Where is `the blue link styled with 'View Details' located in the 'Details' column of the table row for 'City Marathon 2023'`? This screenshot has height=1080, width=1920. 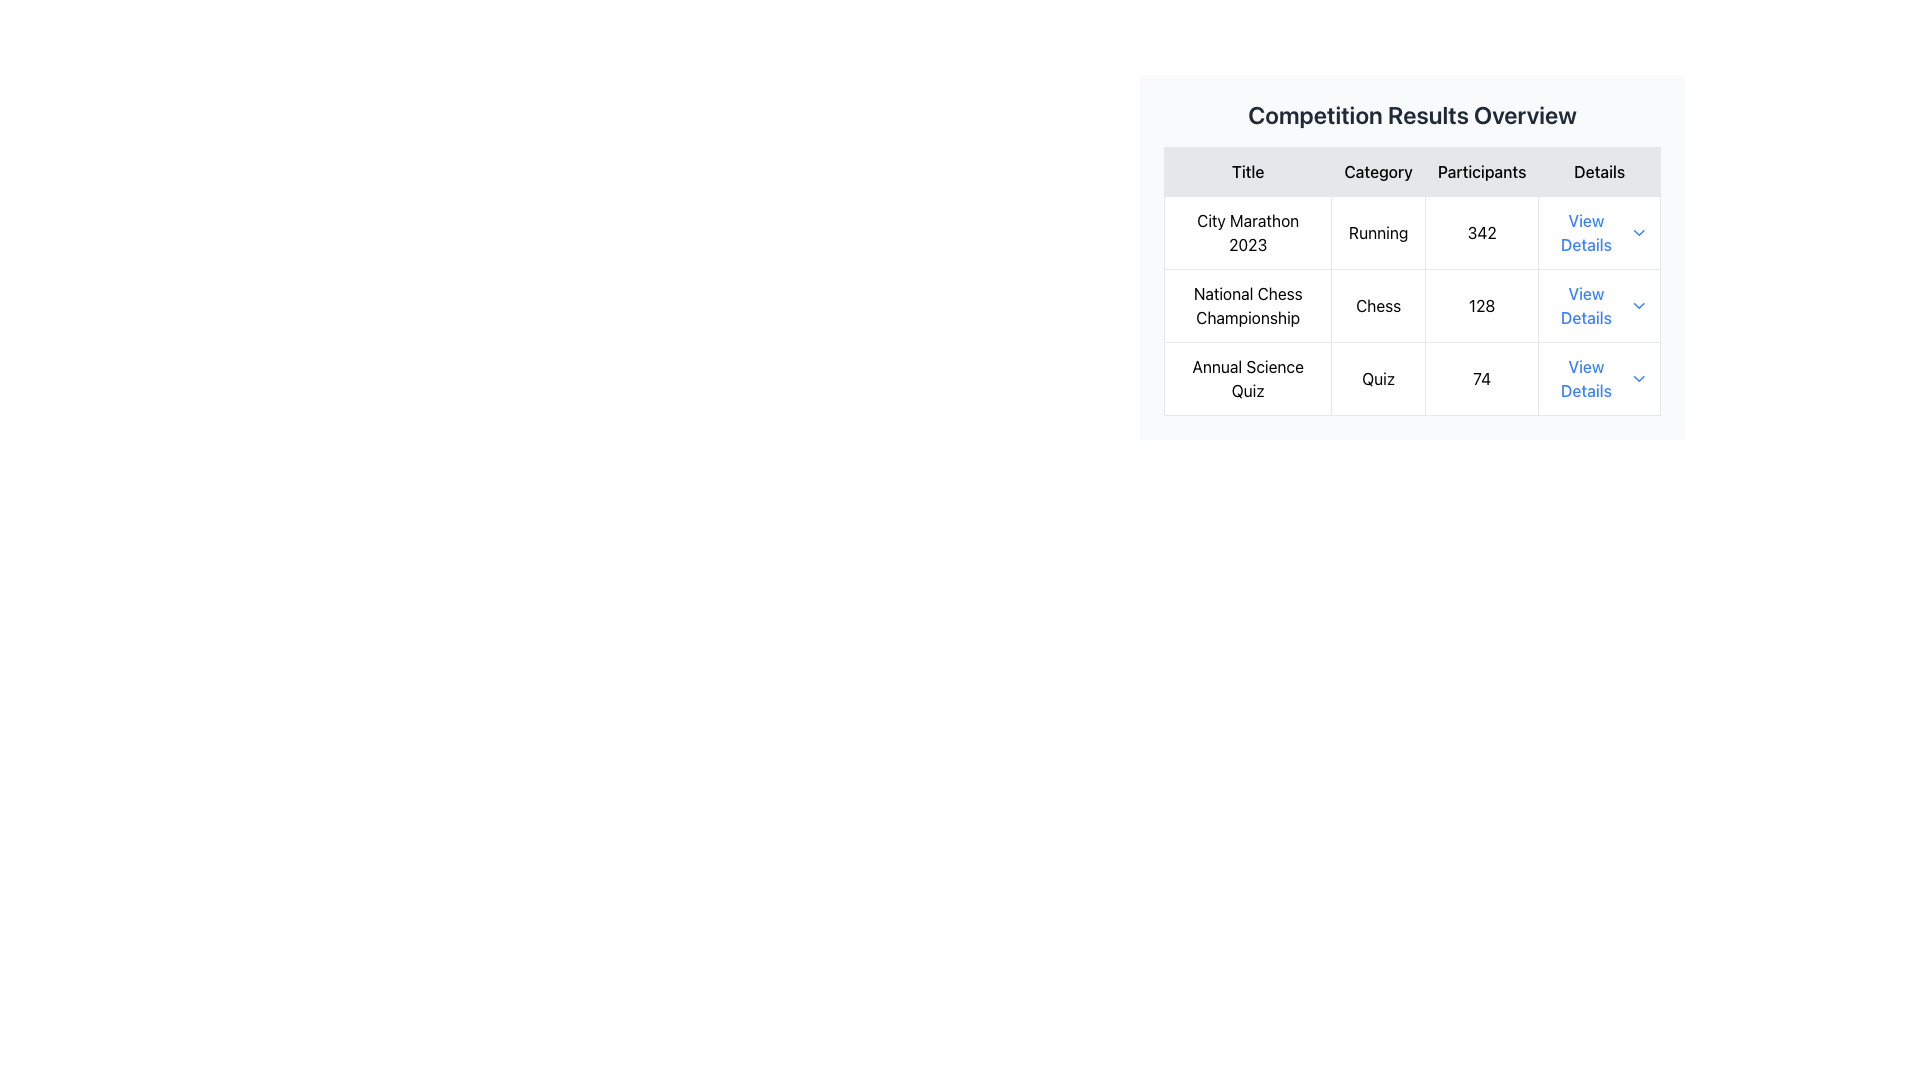 the blue link styled with 'View Details' located in the 'Details' column of the table row for 'City Marathon 2023' is located at coordinates (1598, 231).